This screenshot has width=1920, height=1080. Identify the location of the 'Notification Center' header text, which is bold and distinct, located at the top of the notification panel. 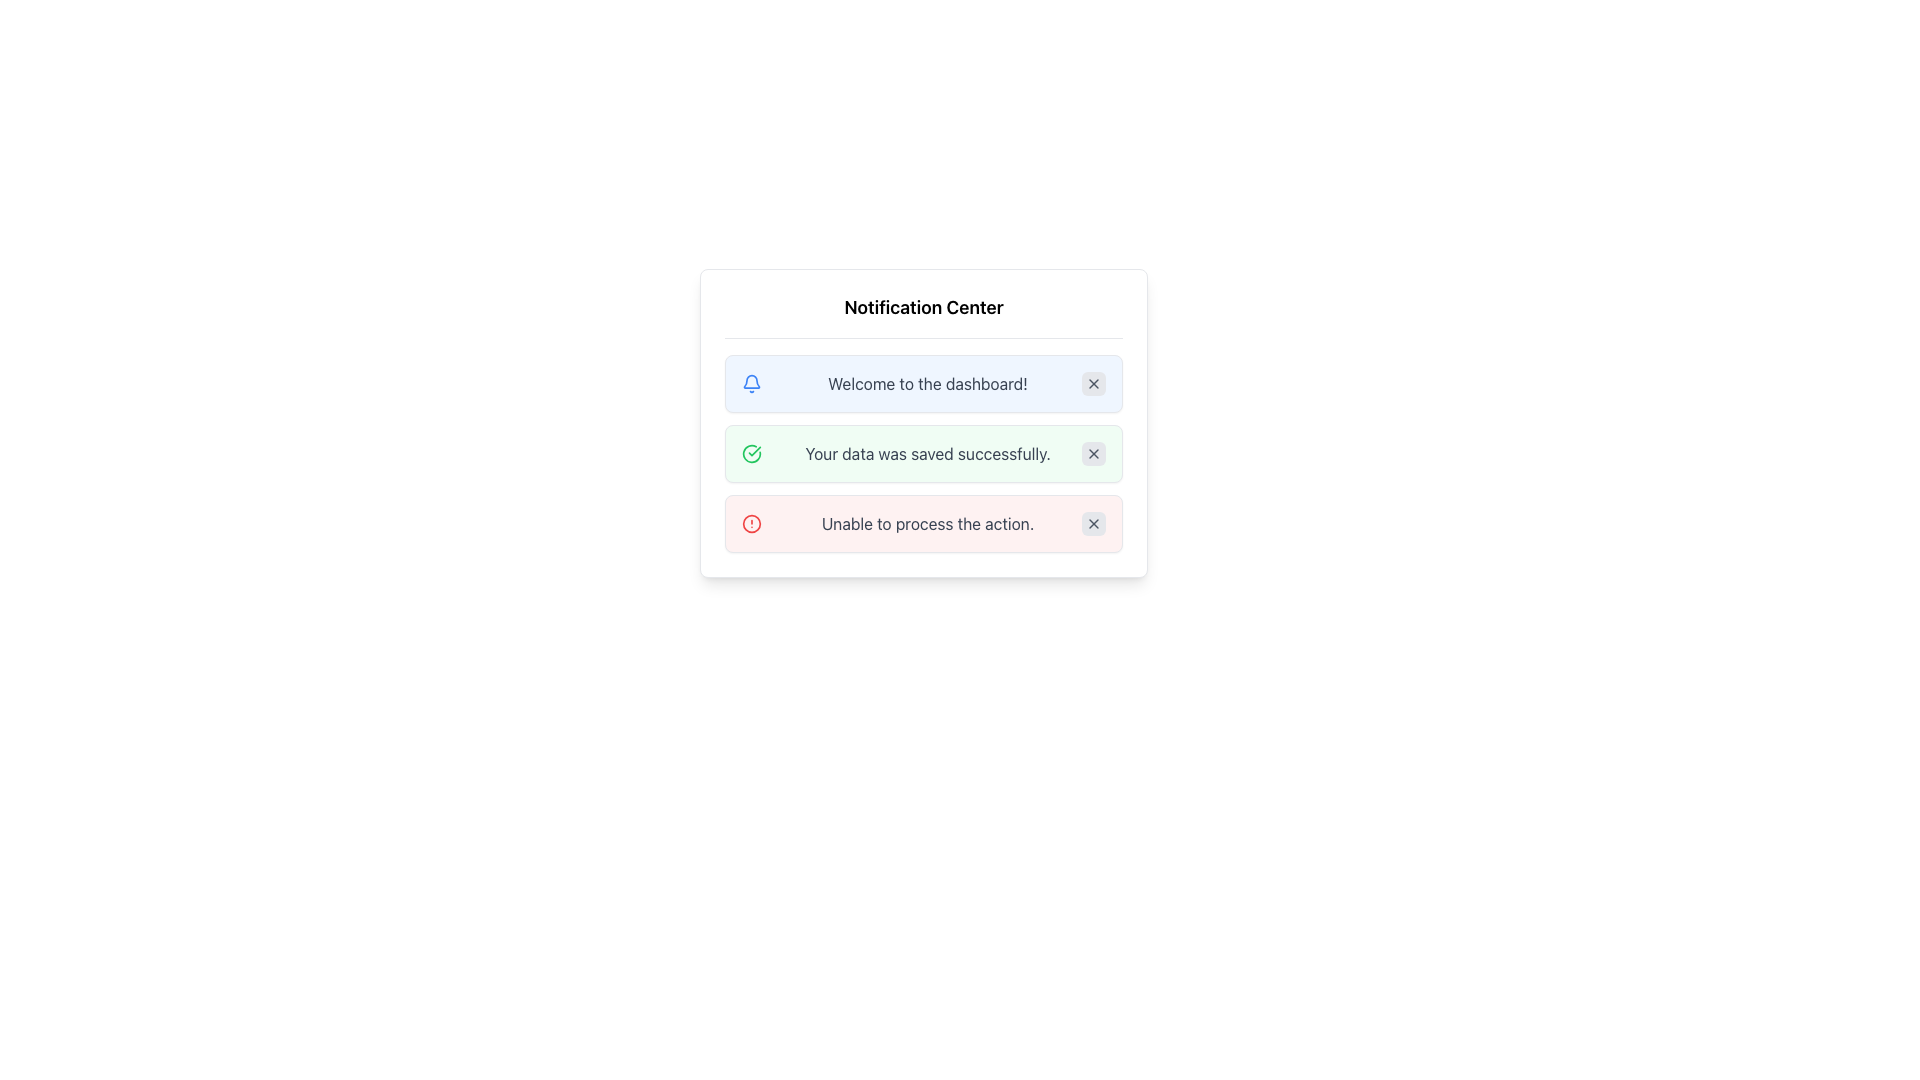
(923, 315).